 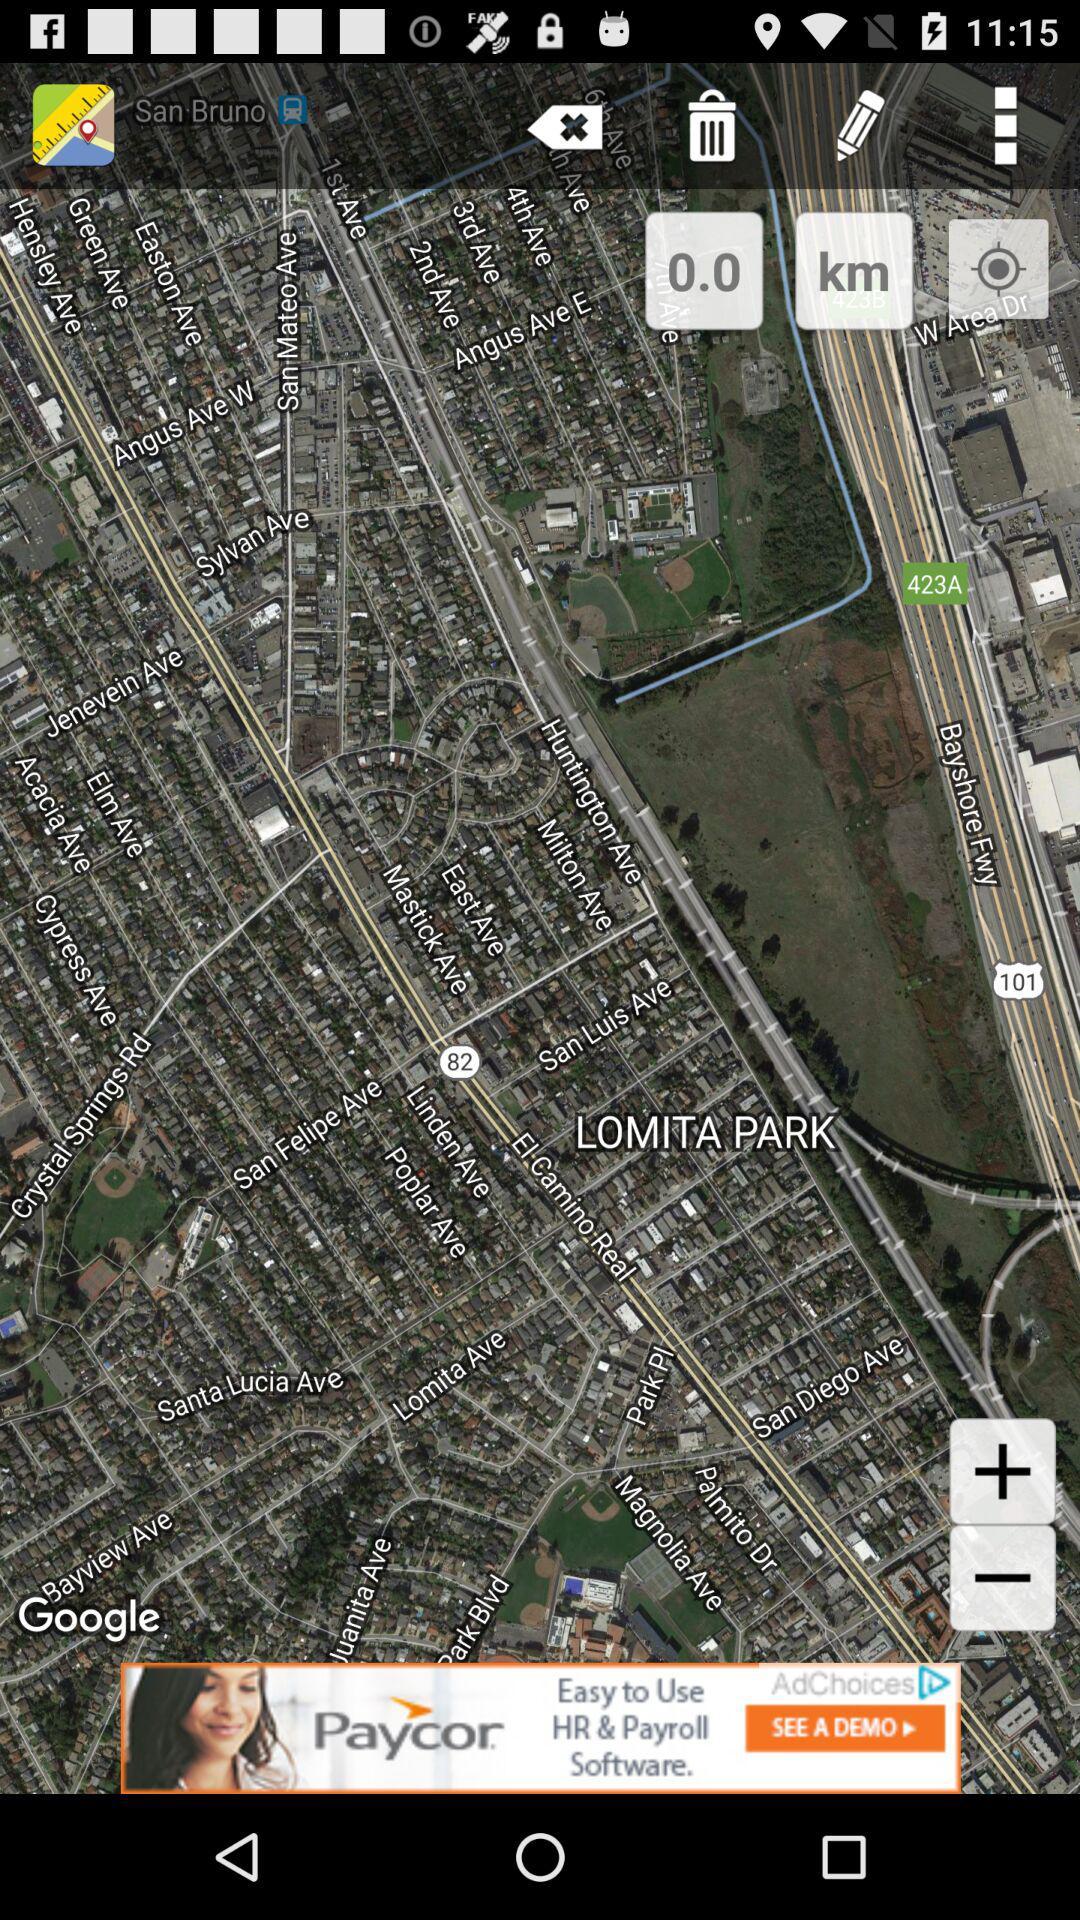 What do you see at coordinates (1002, 1577) in the screenshot?
I see `zoom out` at bounding box center [1002, 1577].